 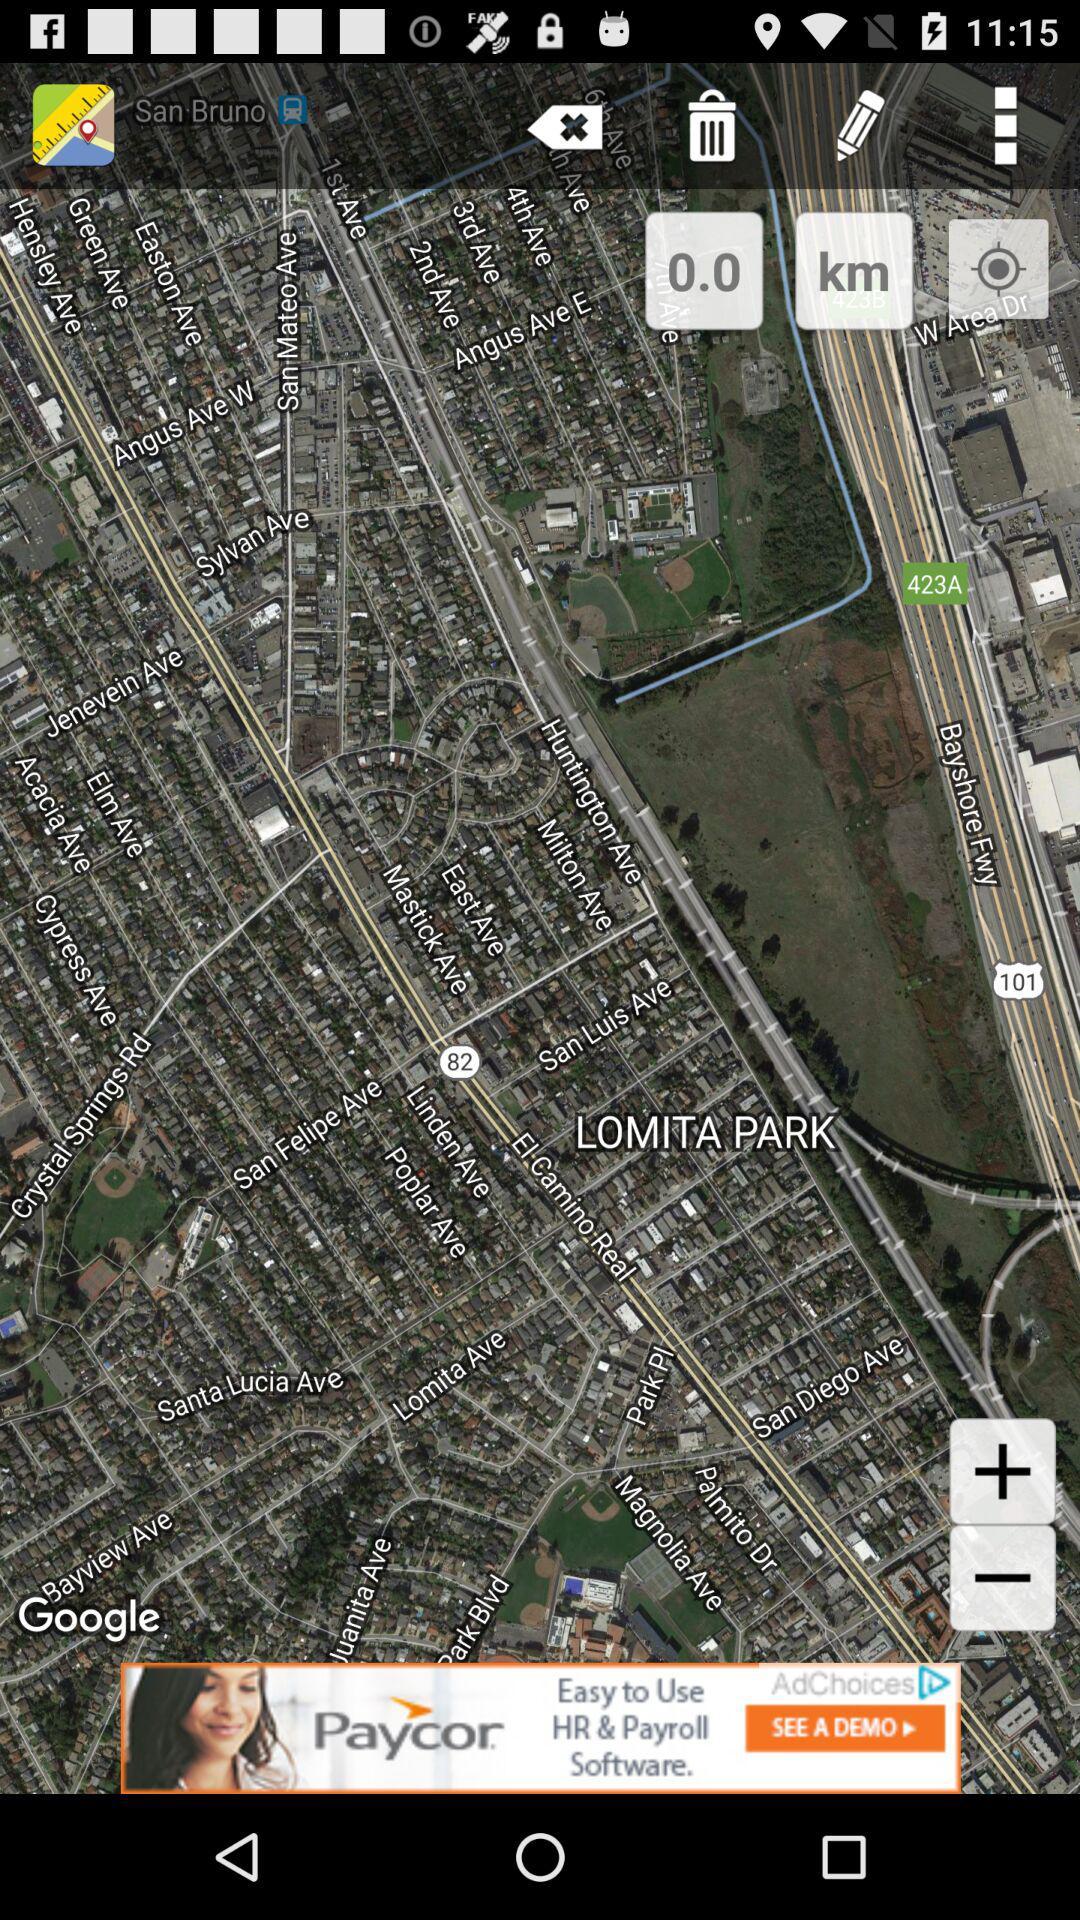 What do you see at coordinates (1002, 1577) in the screenshot?
I see `zoom out` at bounding box center [1002, 1577].